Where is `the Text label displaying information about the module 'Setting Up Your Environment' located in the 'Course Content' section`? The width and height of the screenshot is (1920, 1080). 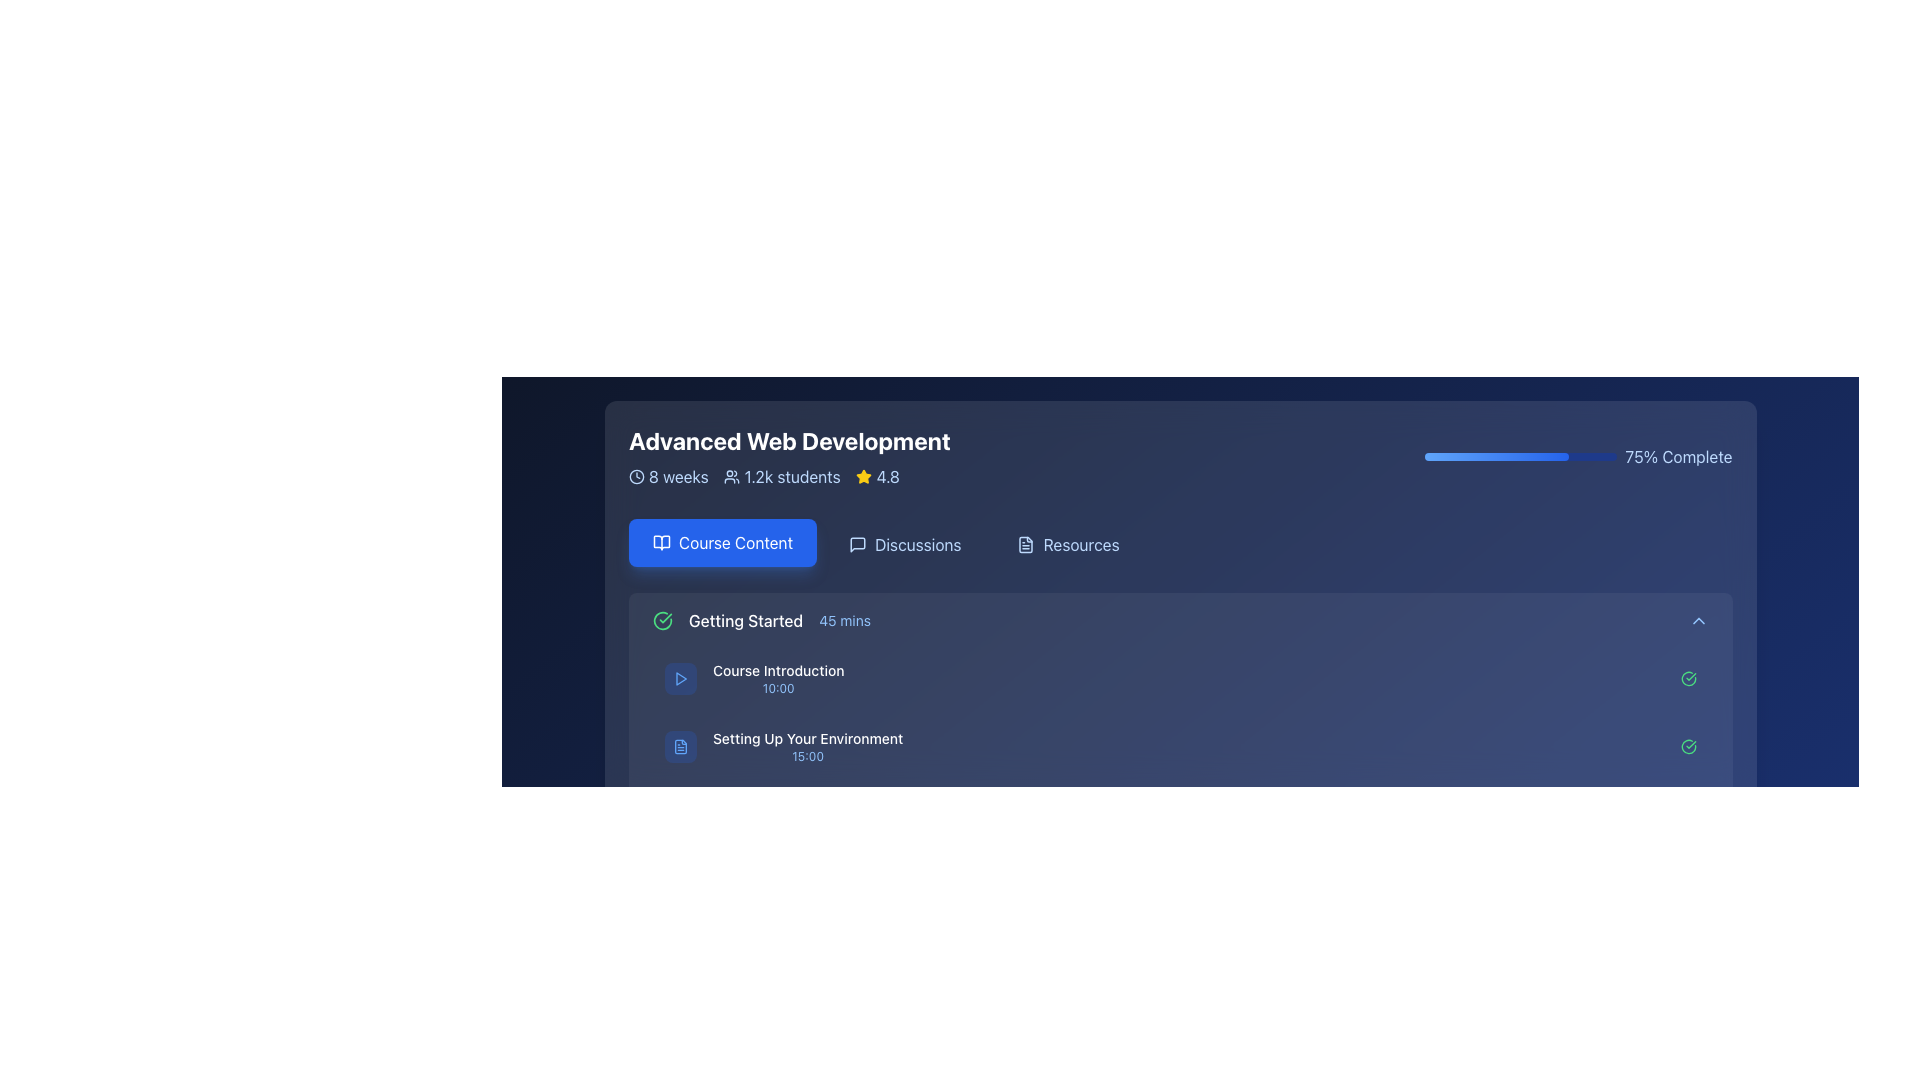
the Text label displaying information about the module 'Setting Up Your Environment' located in the 'Course Content' section is located at coordinates (807, 747).